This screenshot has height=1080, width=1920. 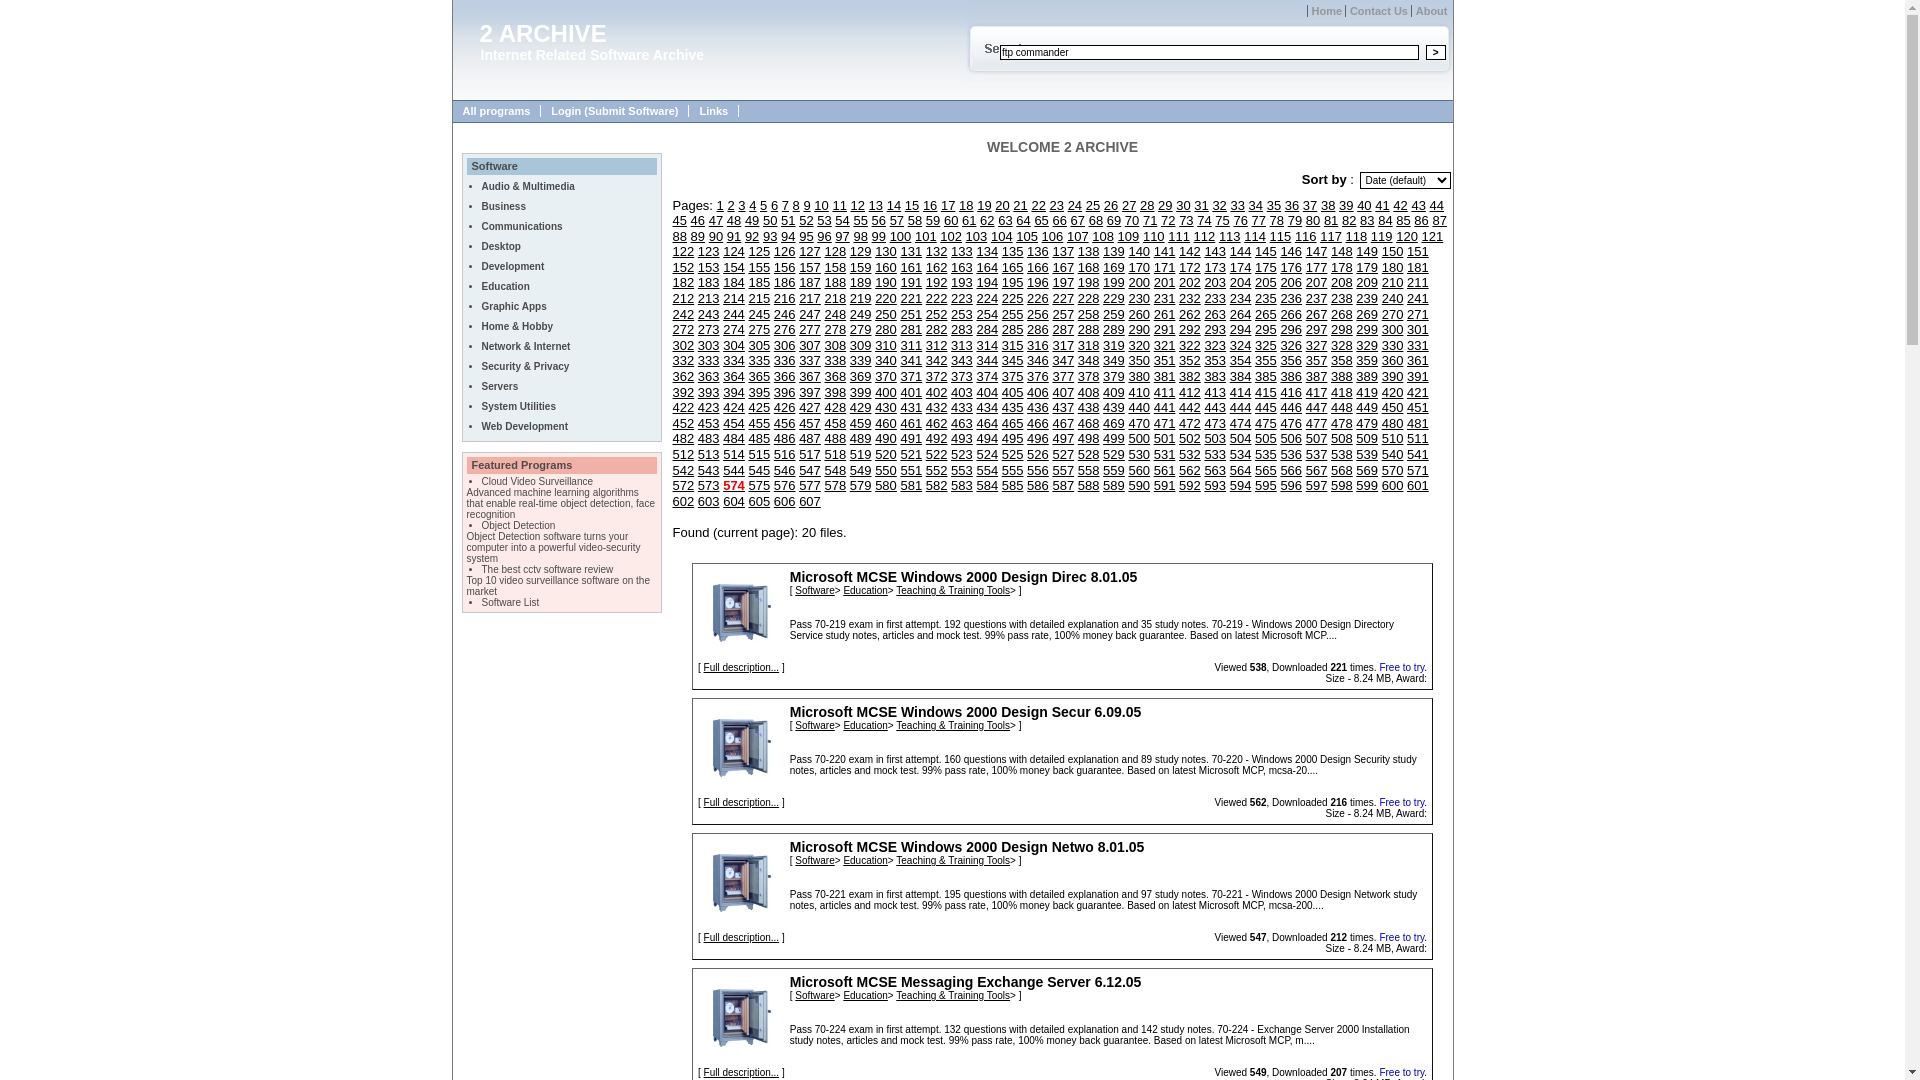 What do you see at coordinates (704, 667) in the screenshot?
I see `'Full description...'` at bounding box center [704, 667].